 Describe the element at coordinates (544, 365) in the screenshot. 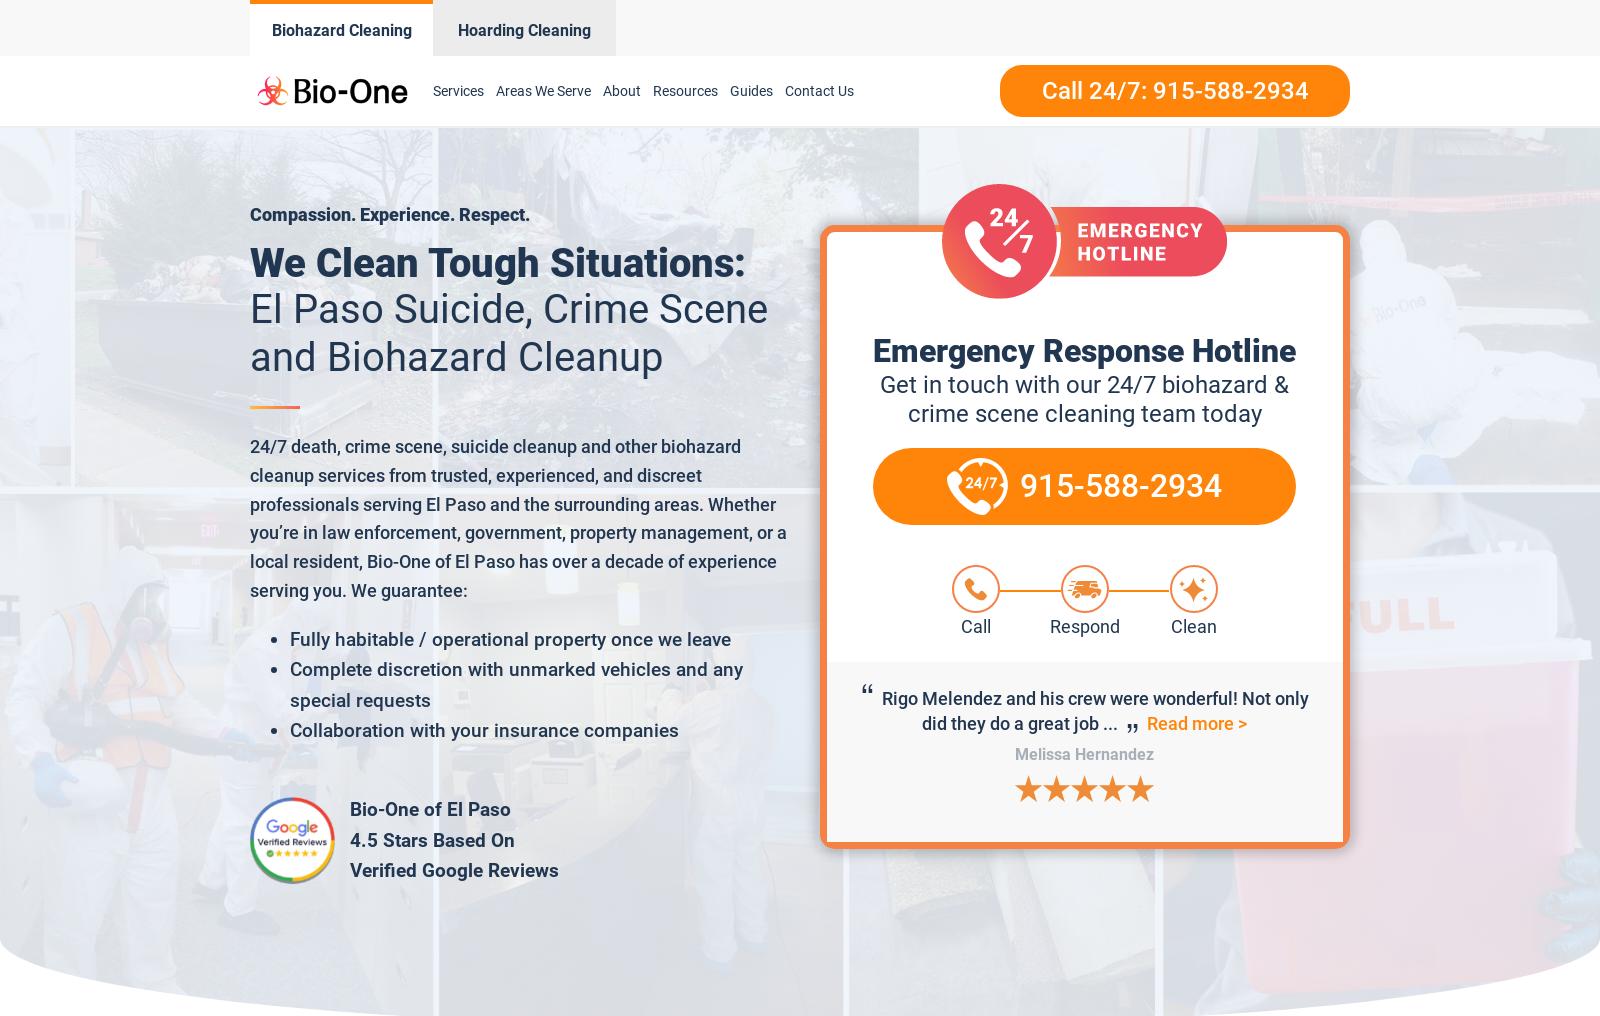

I see `'Luna County'` at that location.